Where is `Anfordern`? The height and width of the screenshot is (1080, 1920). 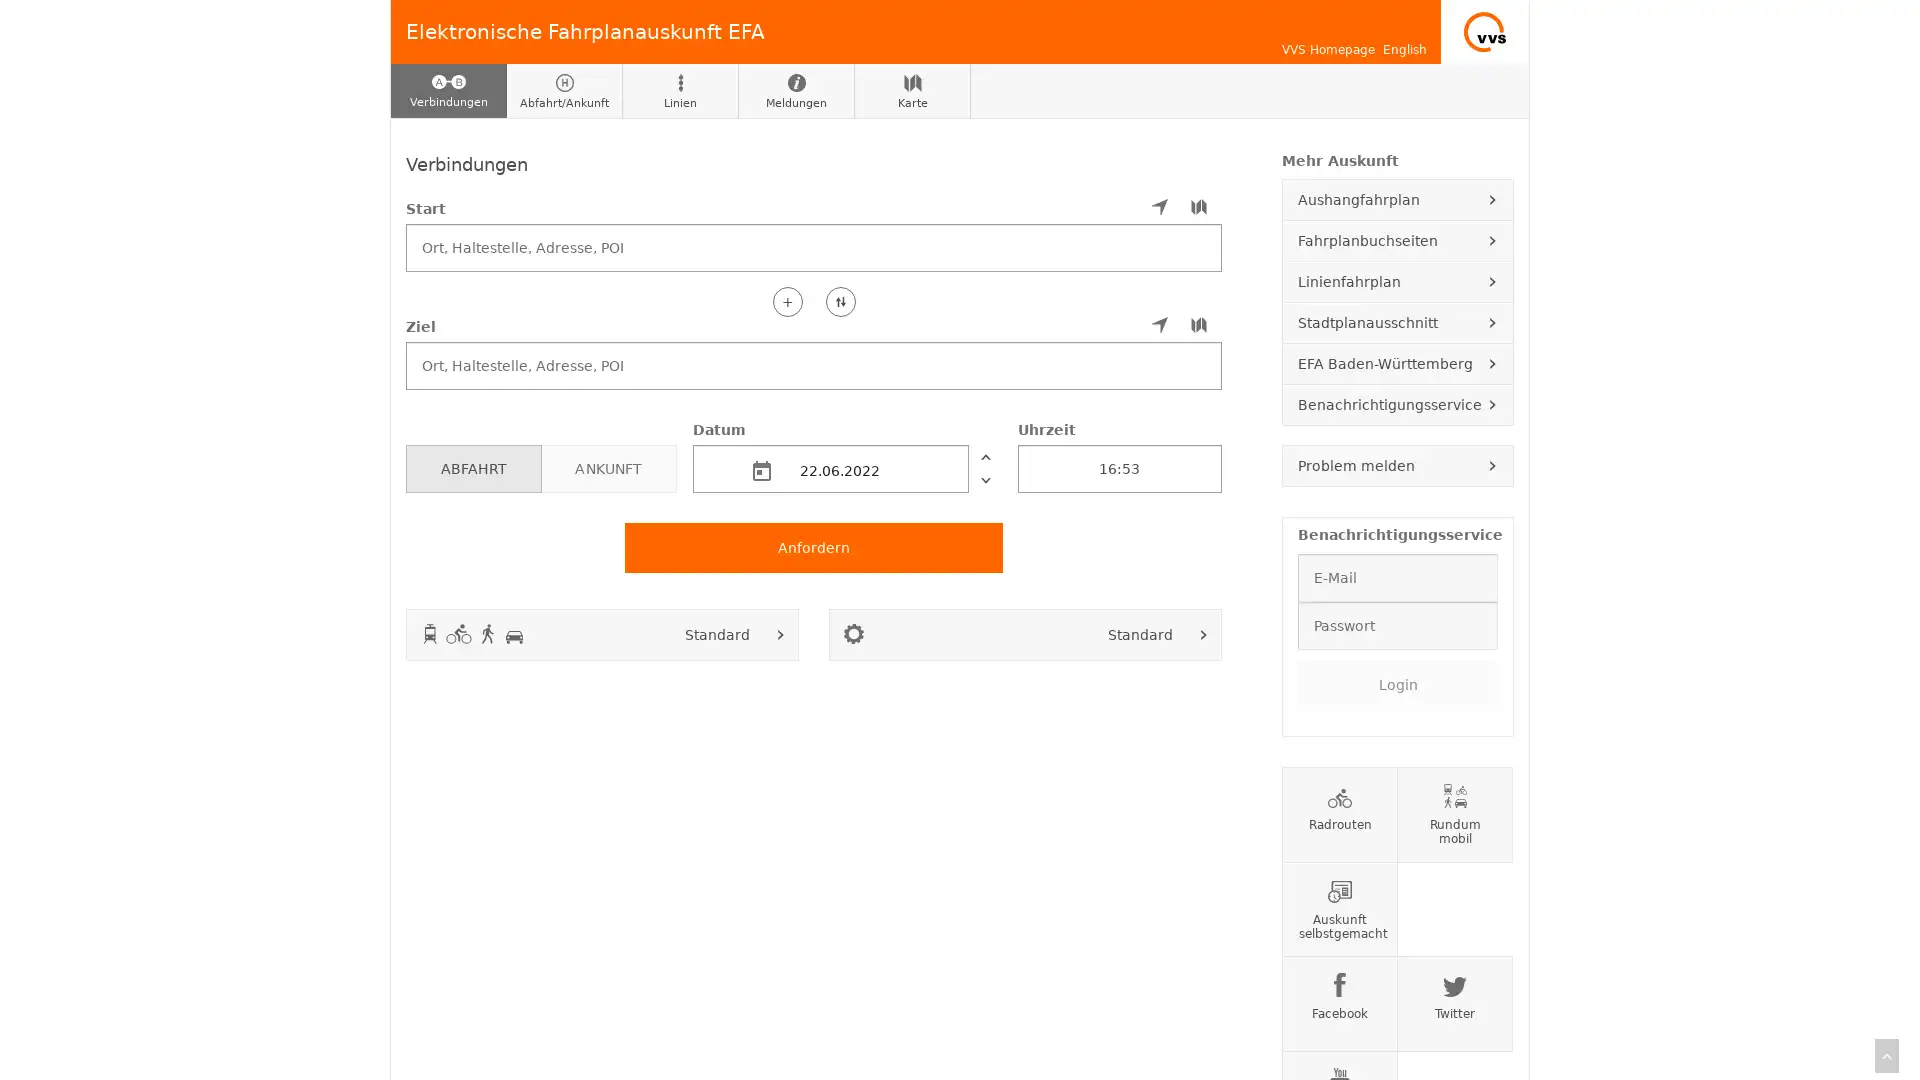 Anfordern is located at coordinates (814, 547).